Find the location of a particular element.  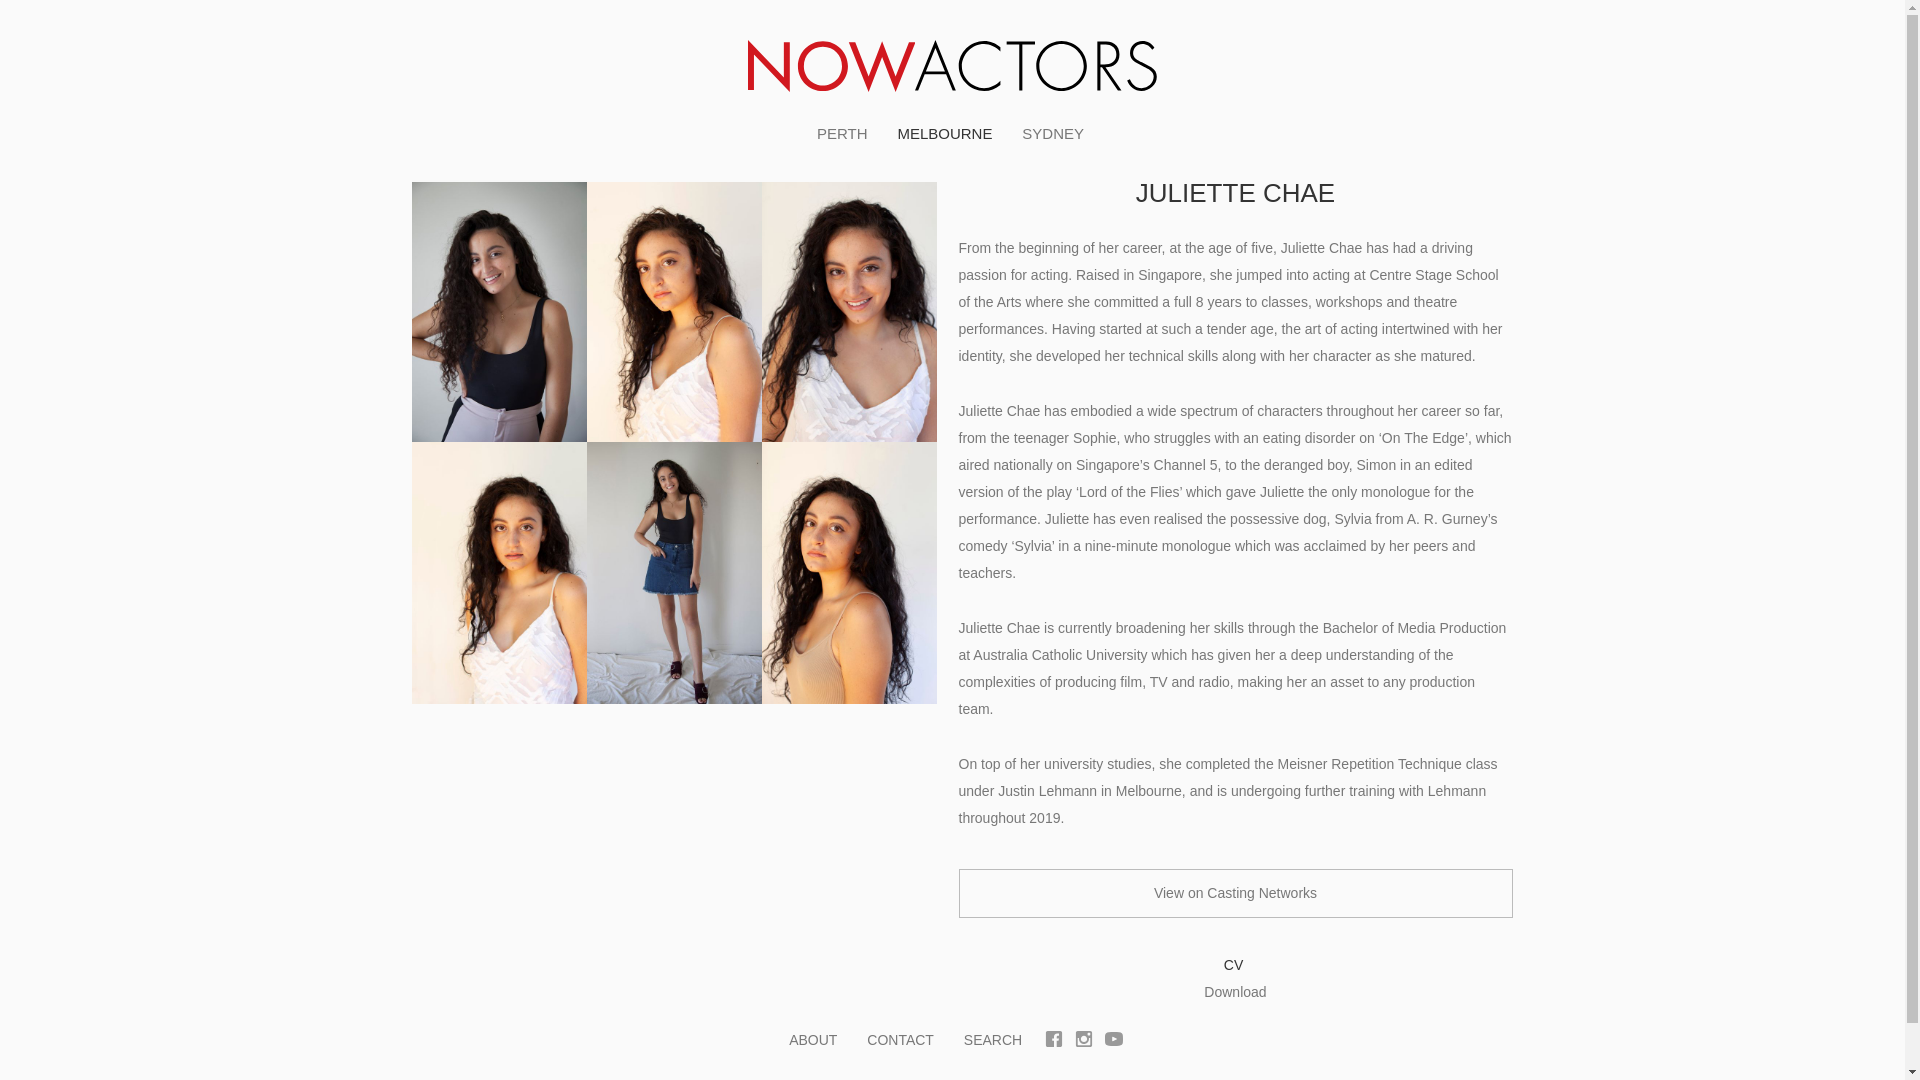

'Download' is located at coordinates (1233, 991).